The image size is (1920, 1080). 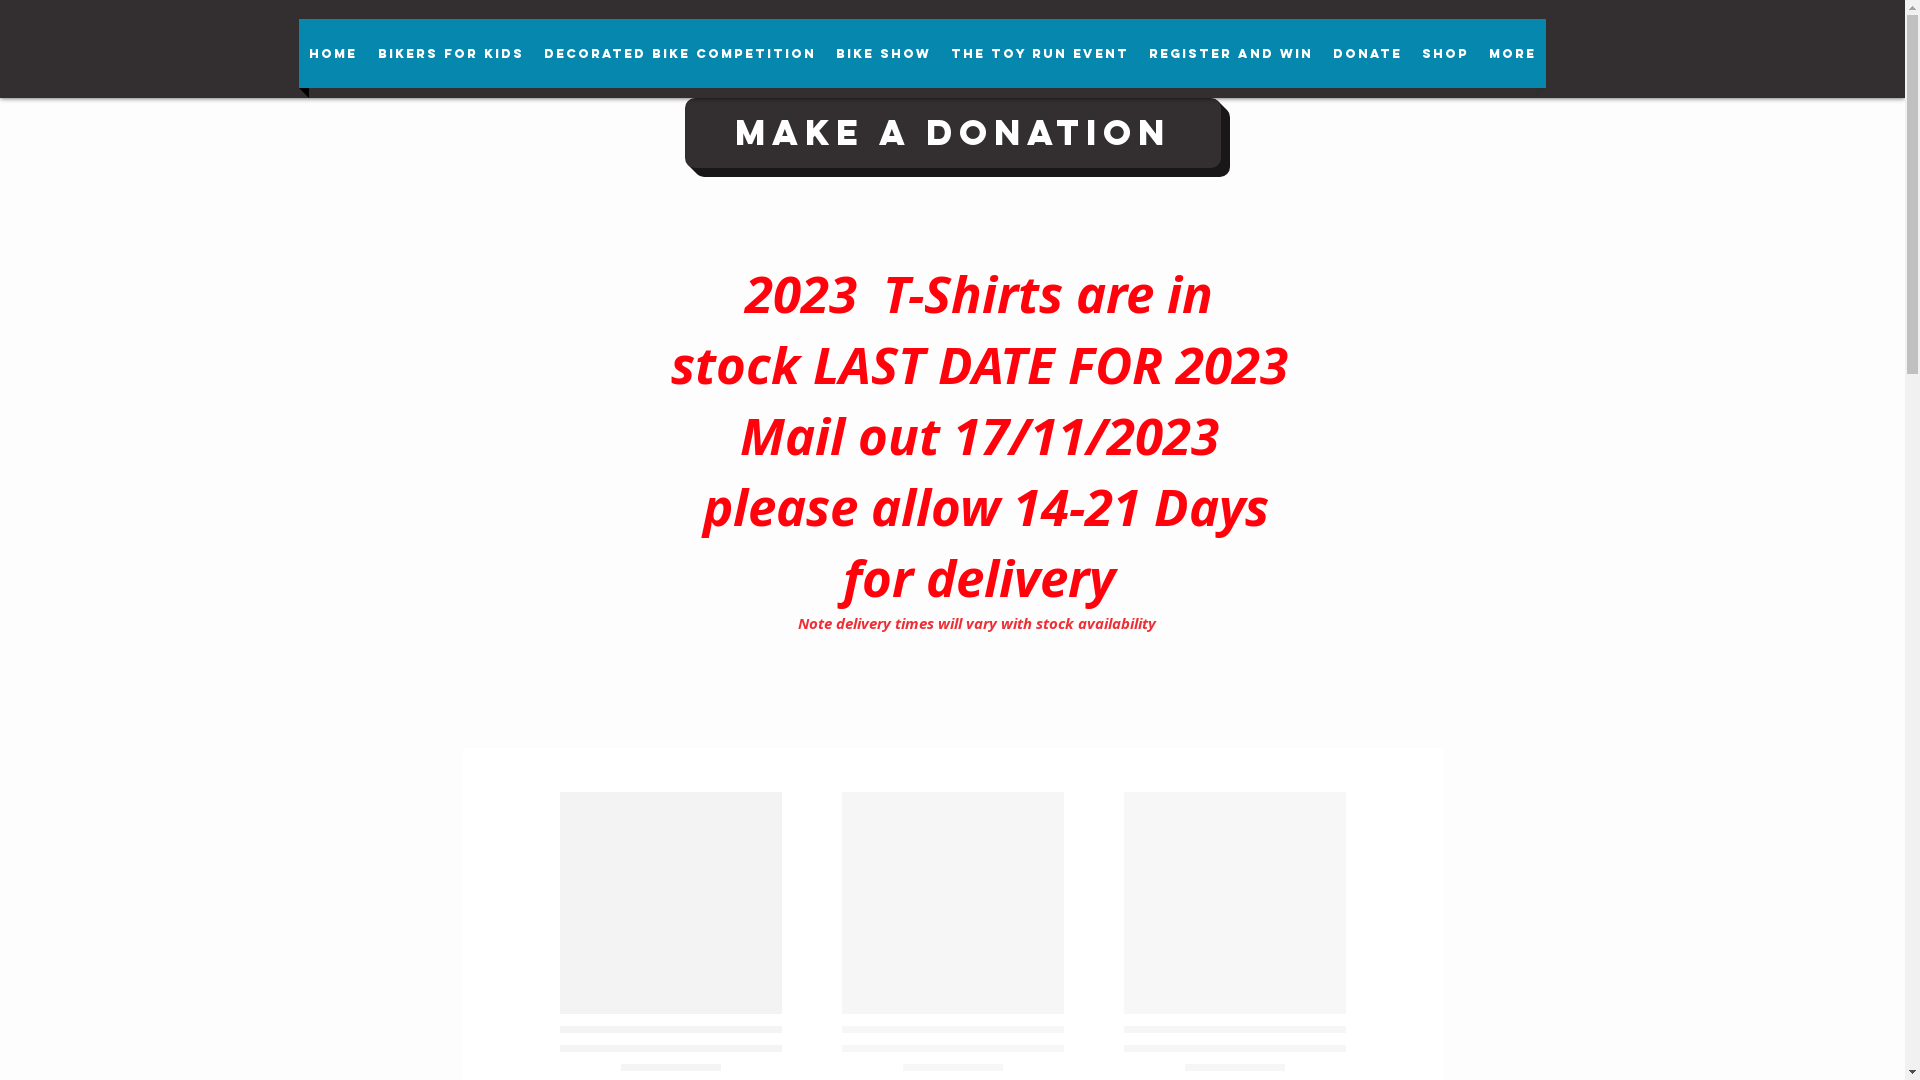 What do you see at coordinates (1445, 52) in the screenshot?
I see `'Shop'` at bounding box center [1445, 52].